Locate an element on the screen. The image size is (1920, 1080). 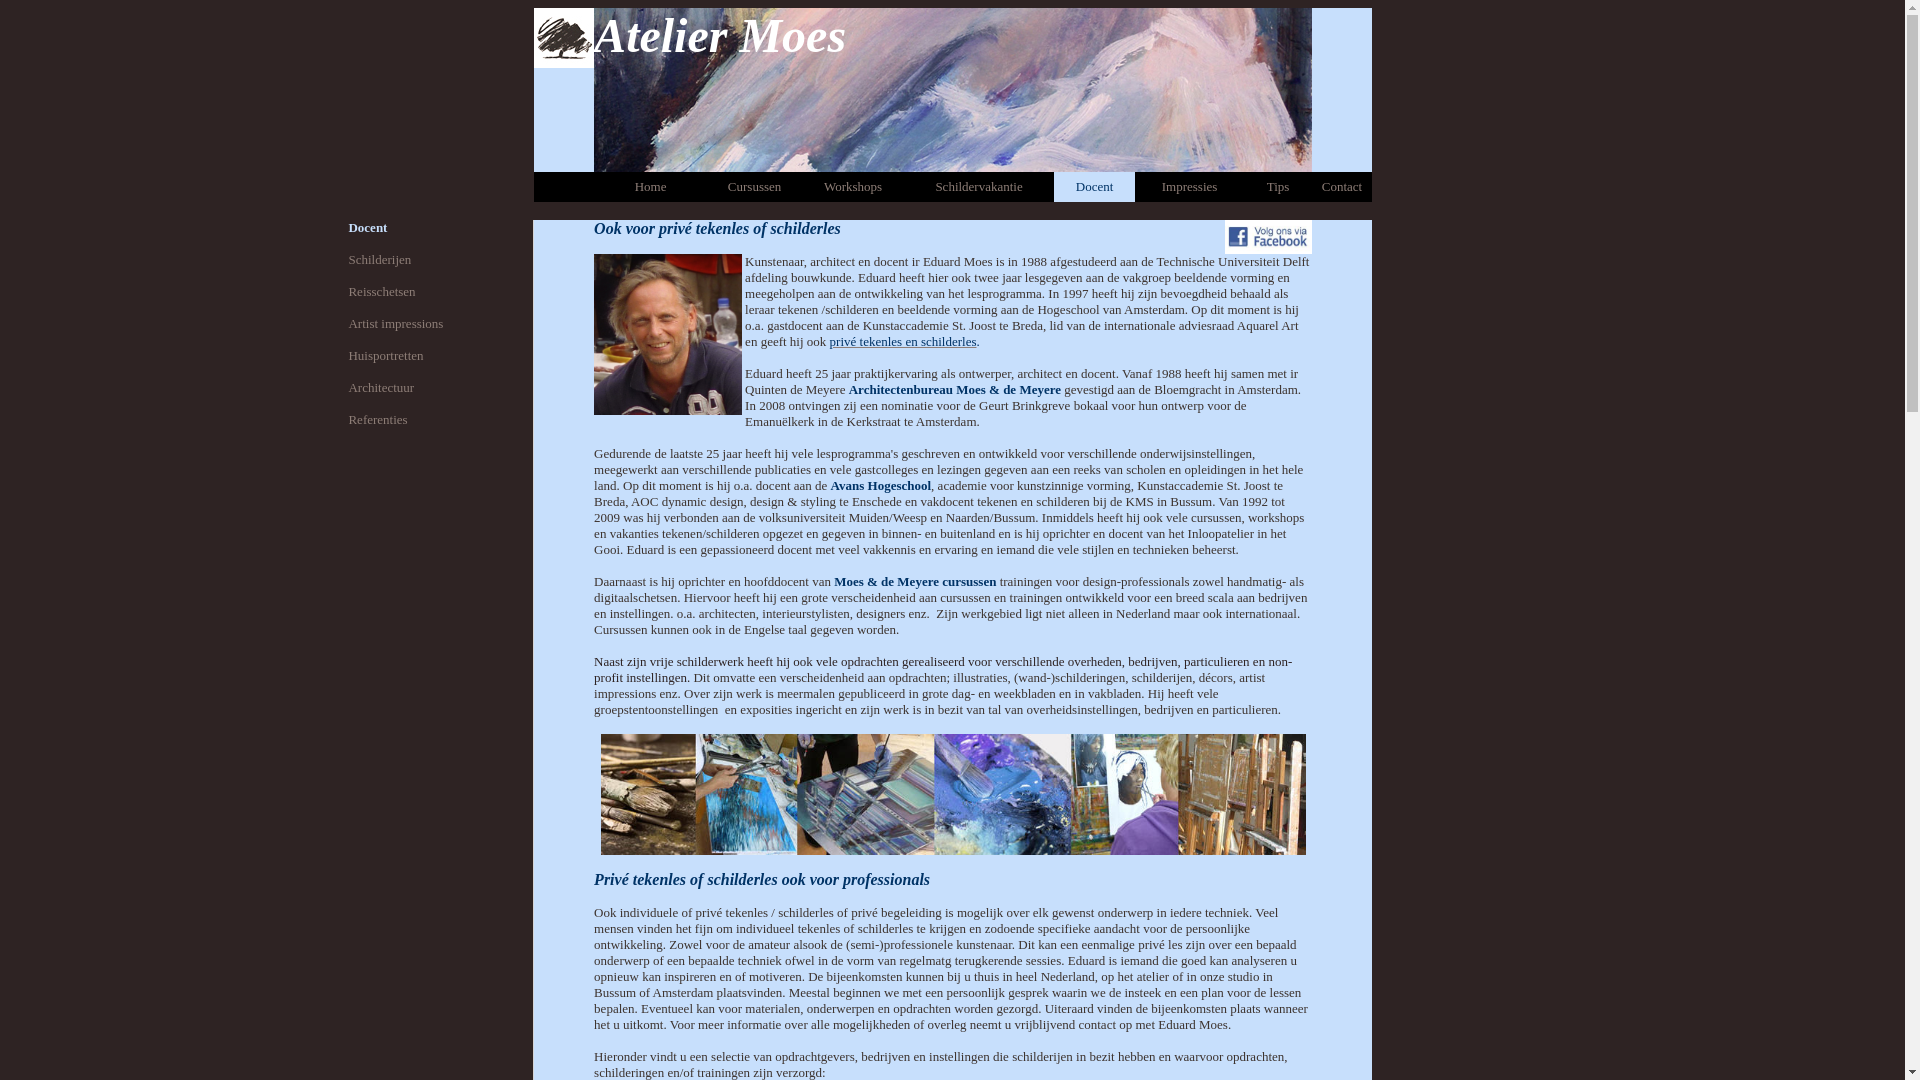
'Referenties' is located at coordinates (377, 418).